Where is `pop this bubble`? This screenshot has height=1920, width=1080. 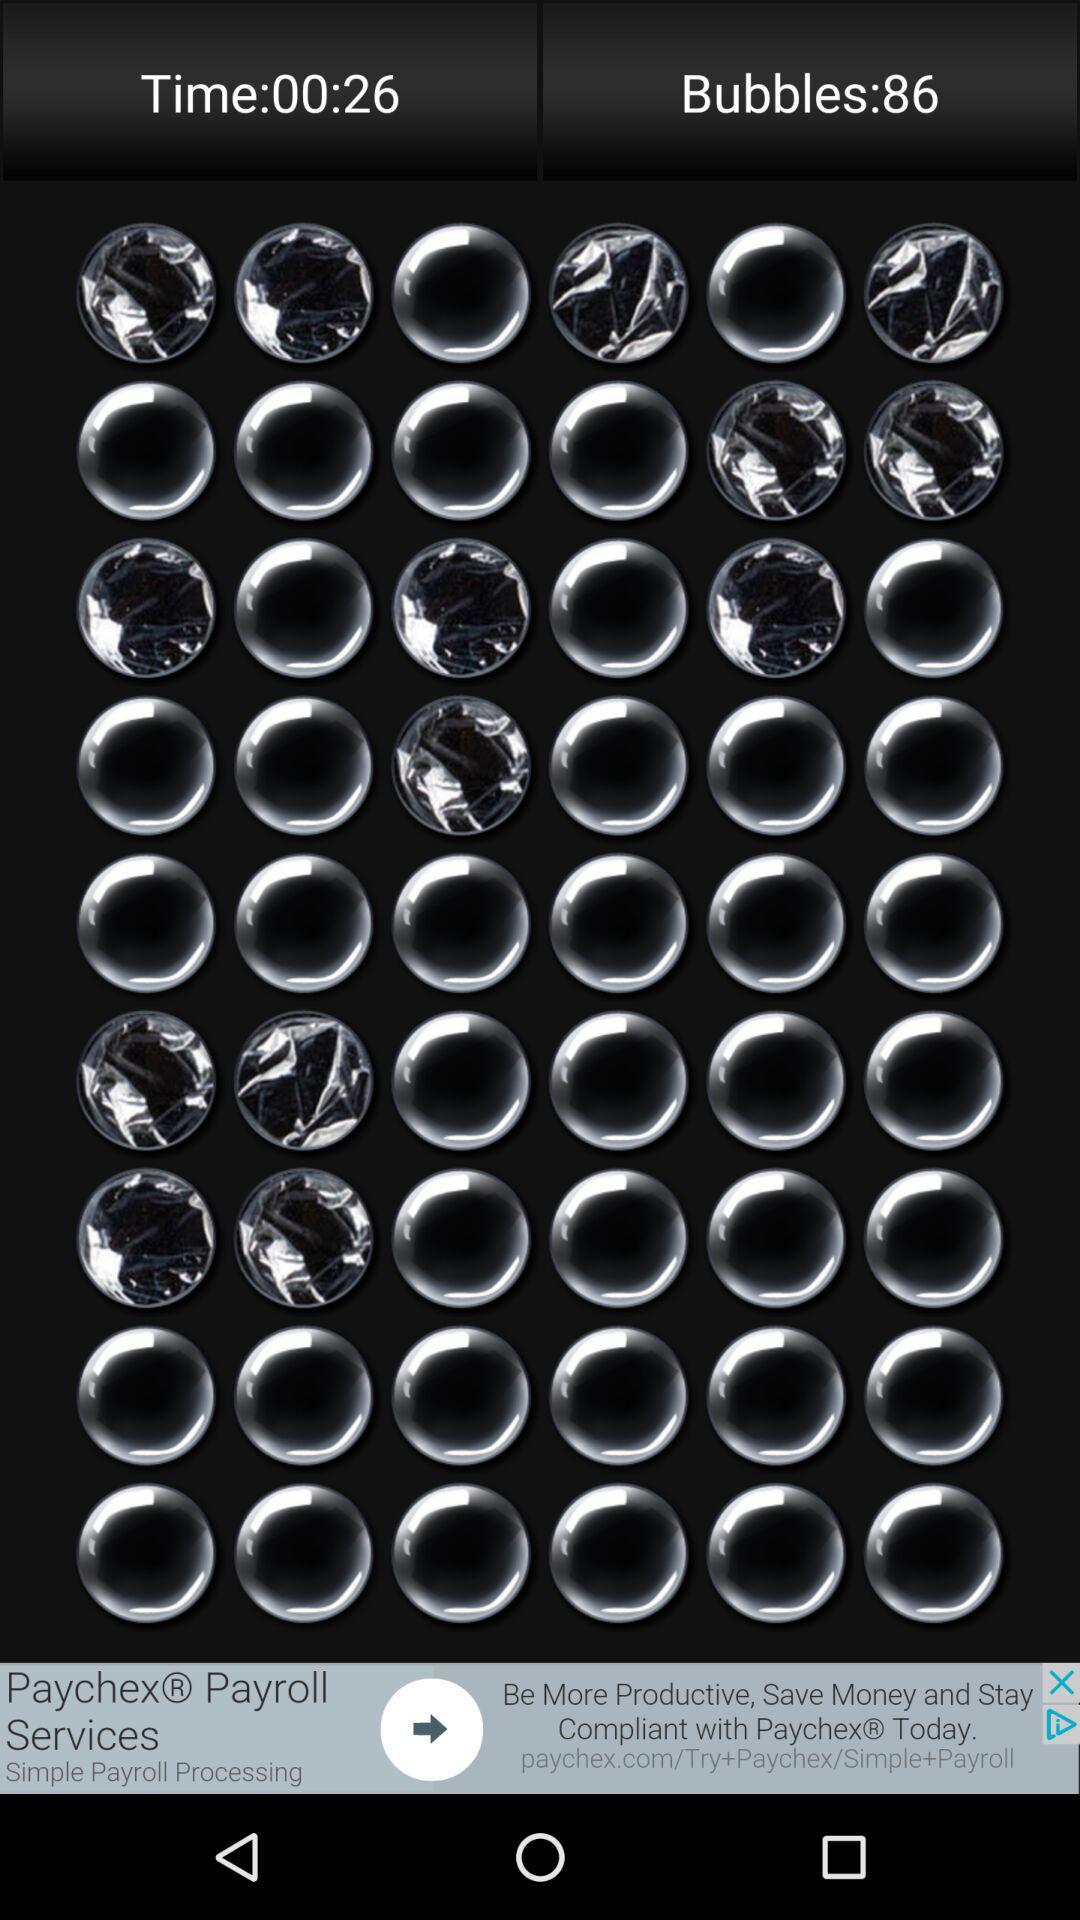 pop this bubble is located at coordinates (303, 1394).